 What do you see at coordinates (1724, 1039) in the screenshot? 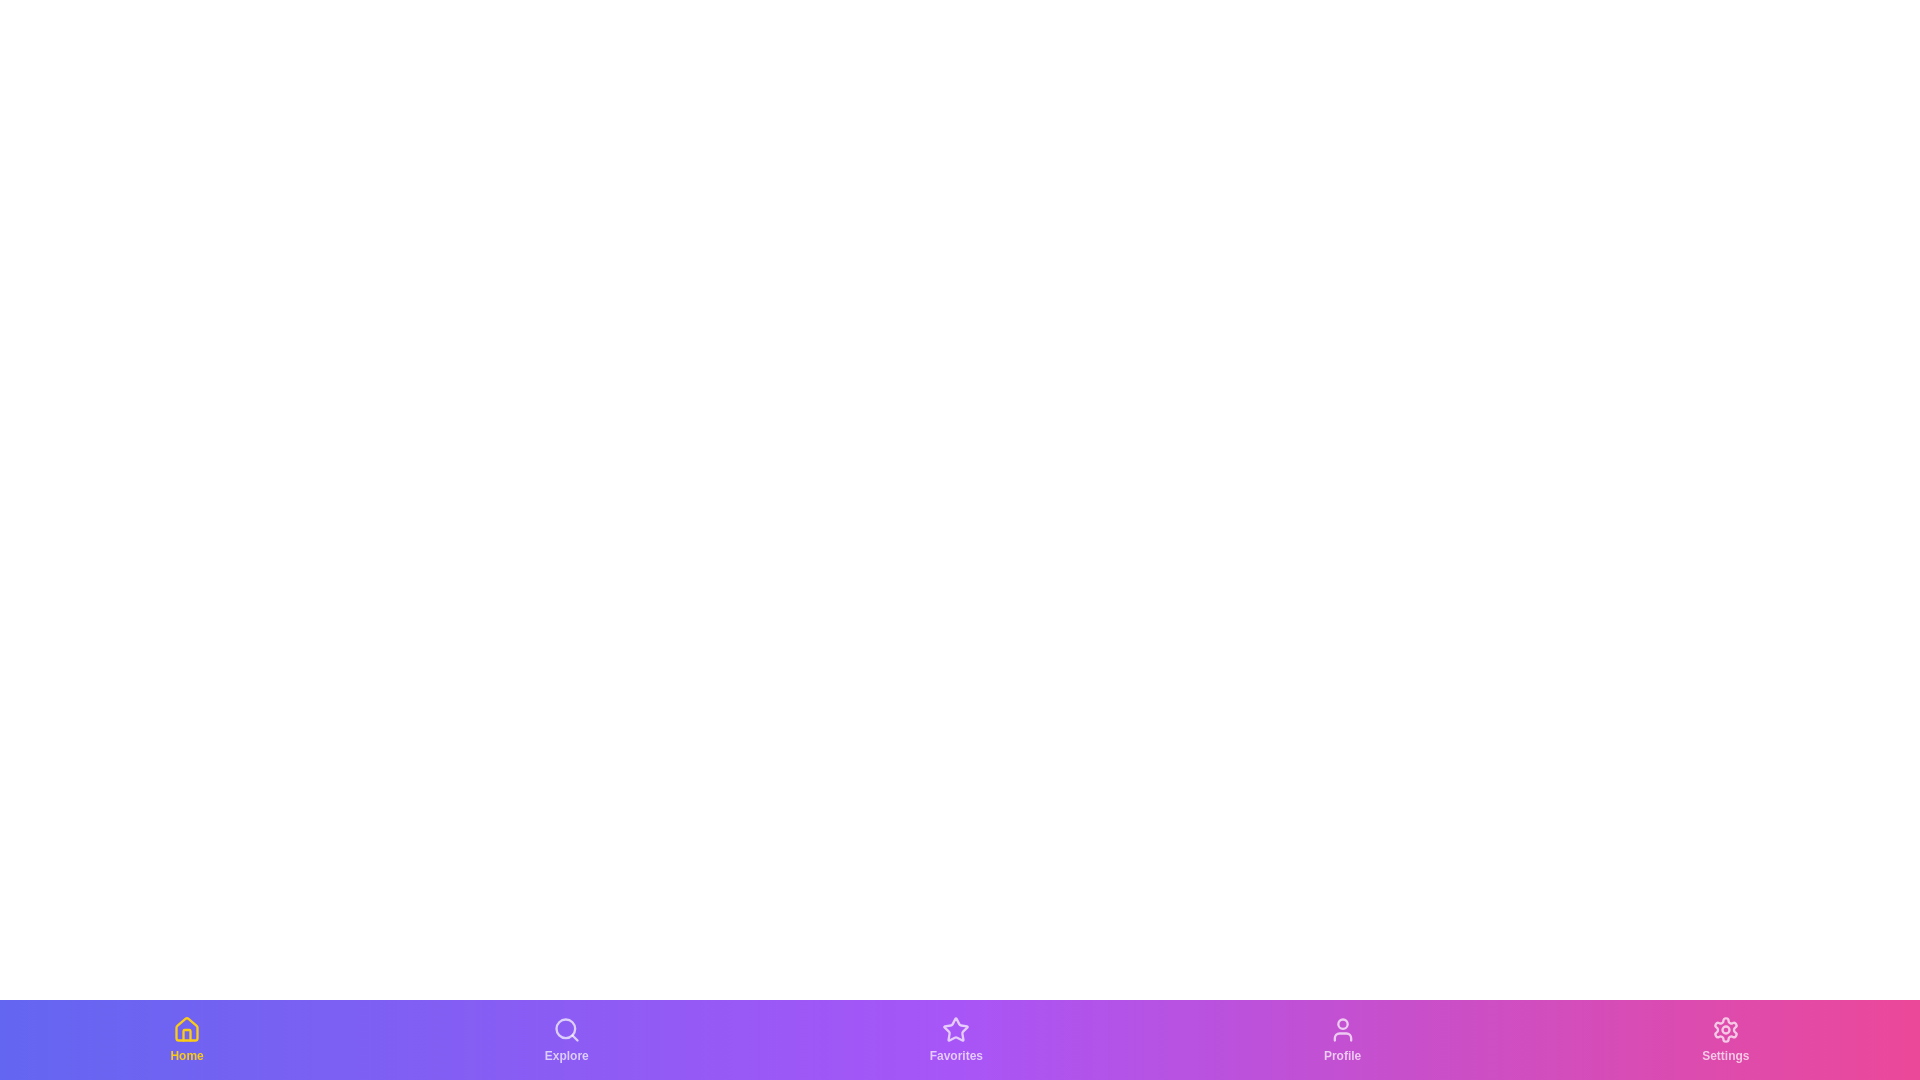
I see `the Settings tab in the bottom navigation bar to switch to its corresponding view` at bounding box center [1724, 1039].